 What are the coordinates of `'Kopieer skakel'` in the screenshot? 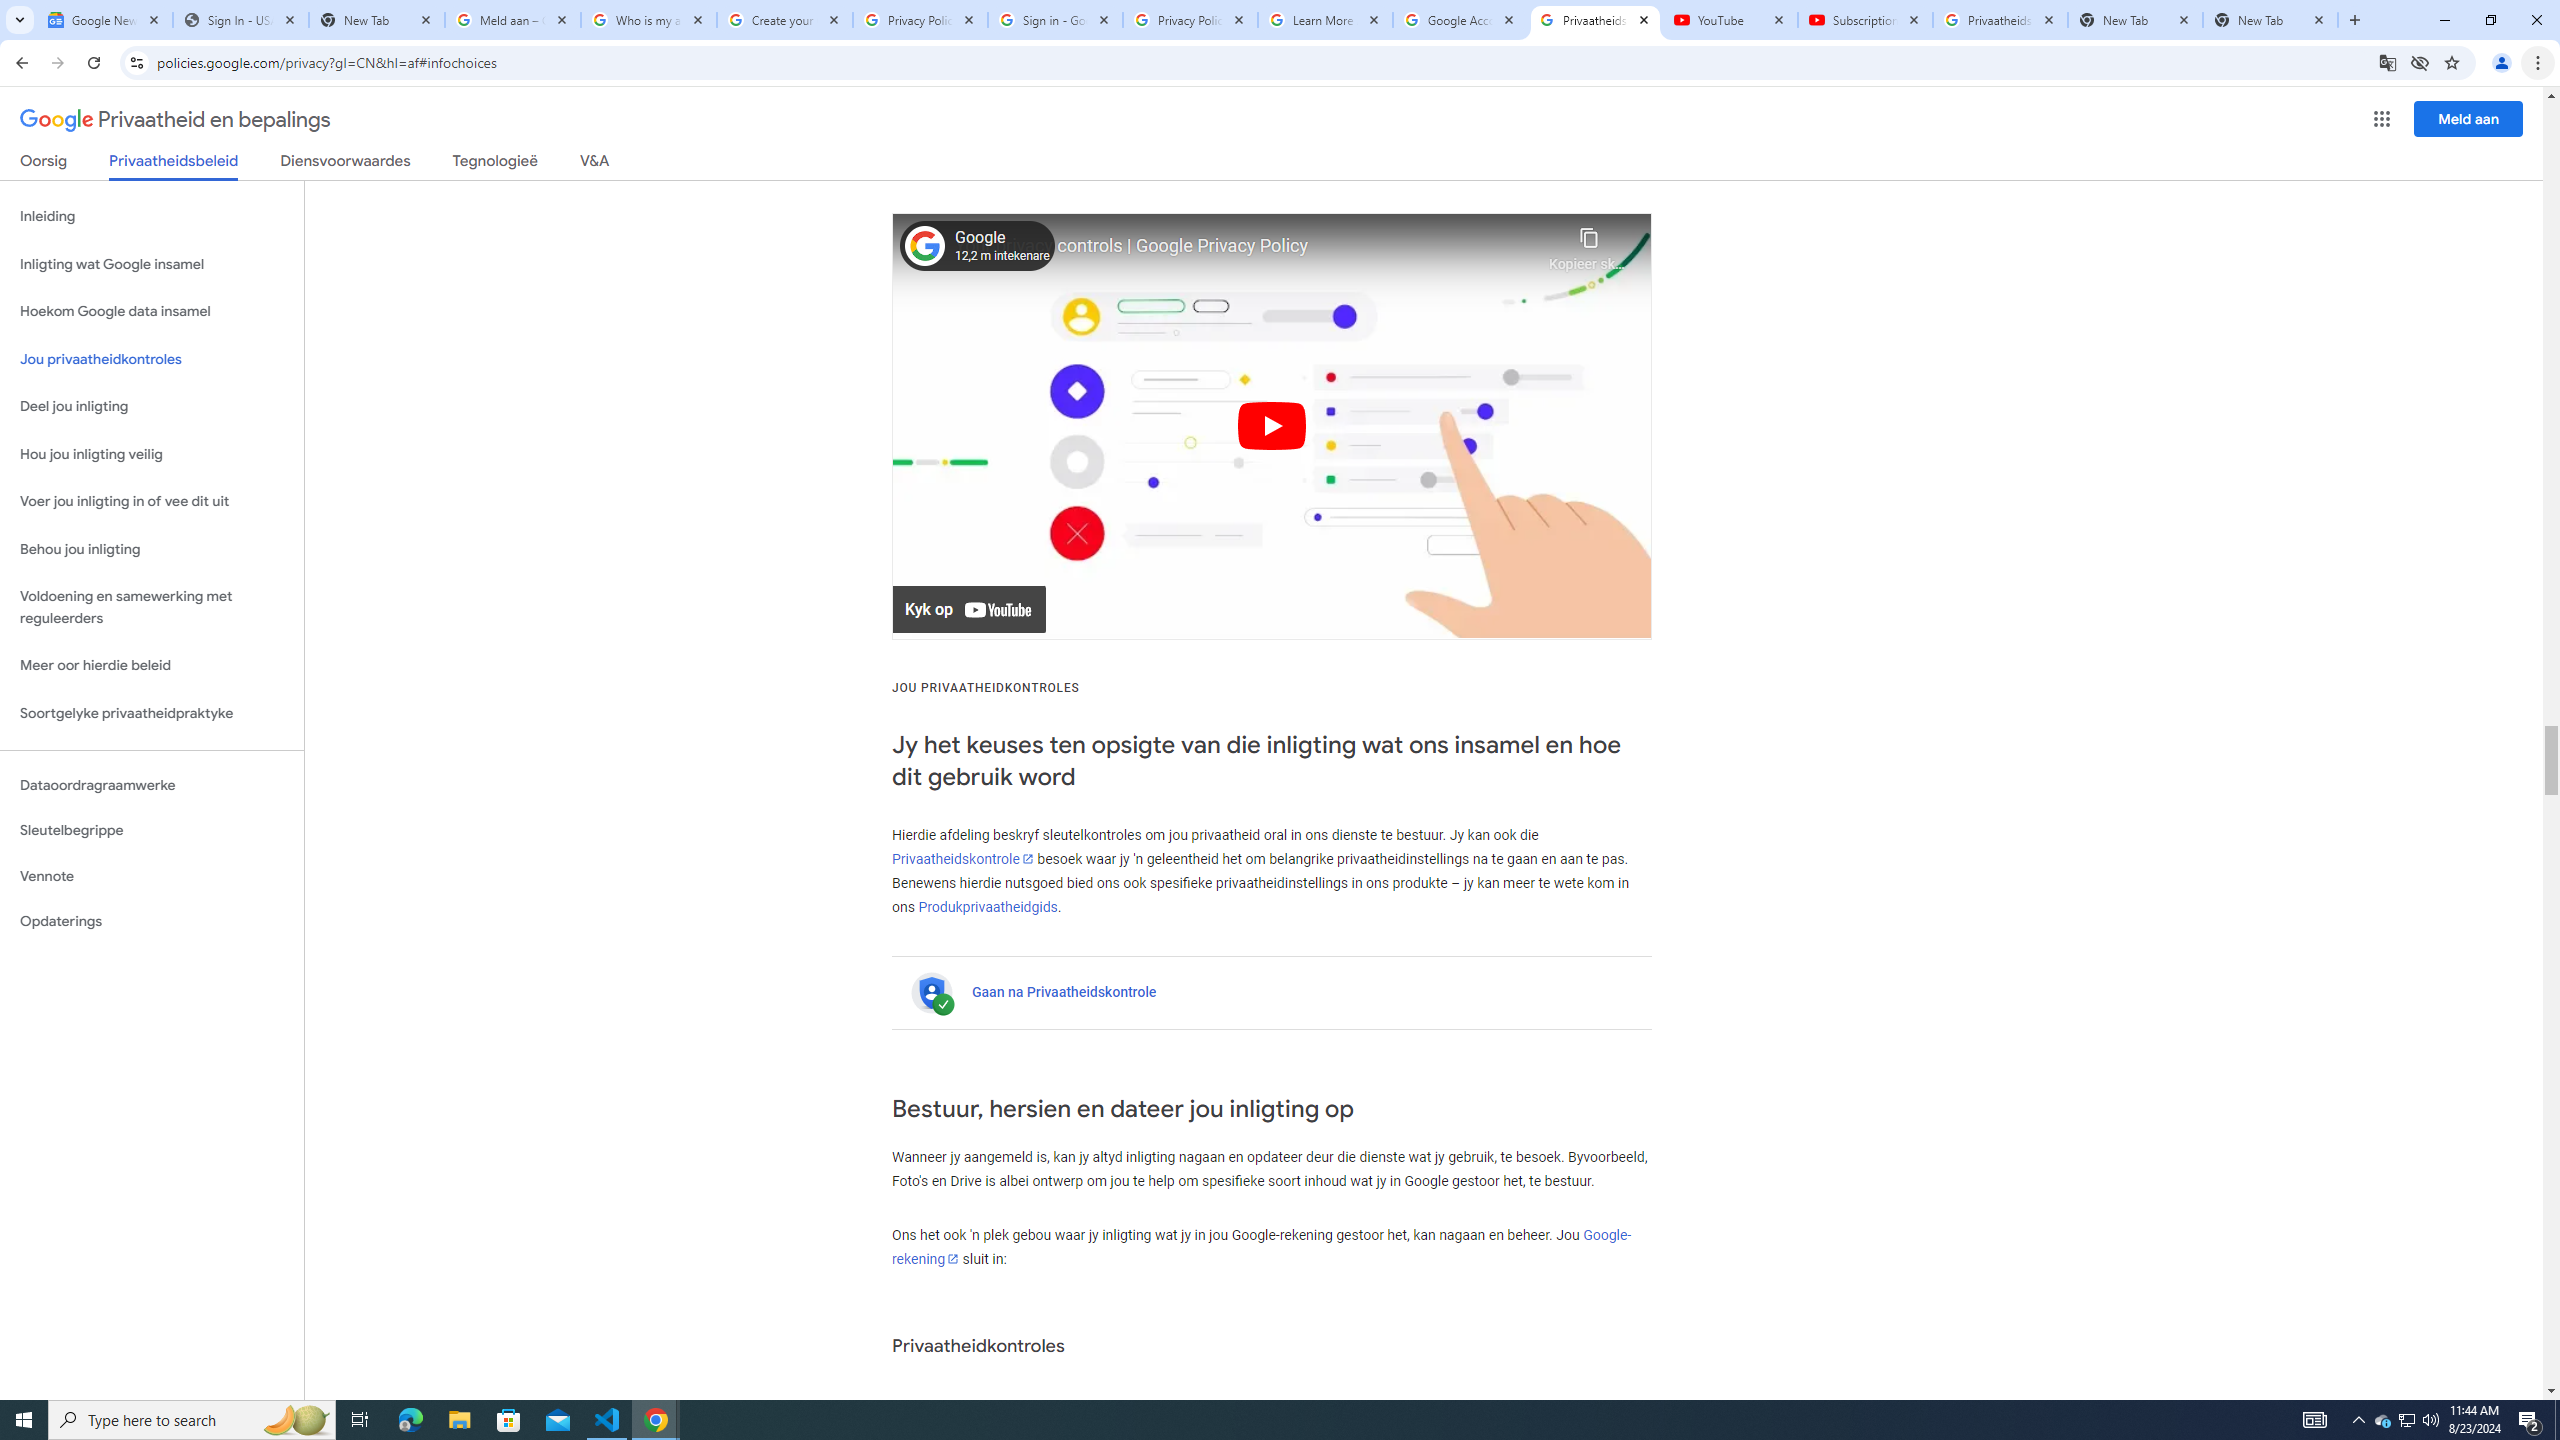 It's located at (1587, 244).